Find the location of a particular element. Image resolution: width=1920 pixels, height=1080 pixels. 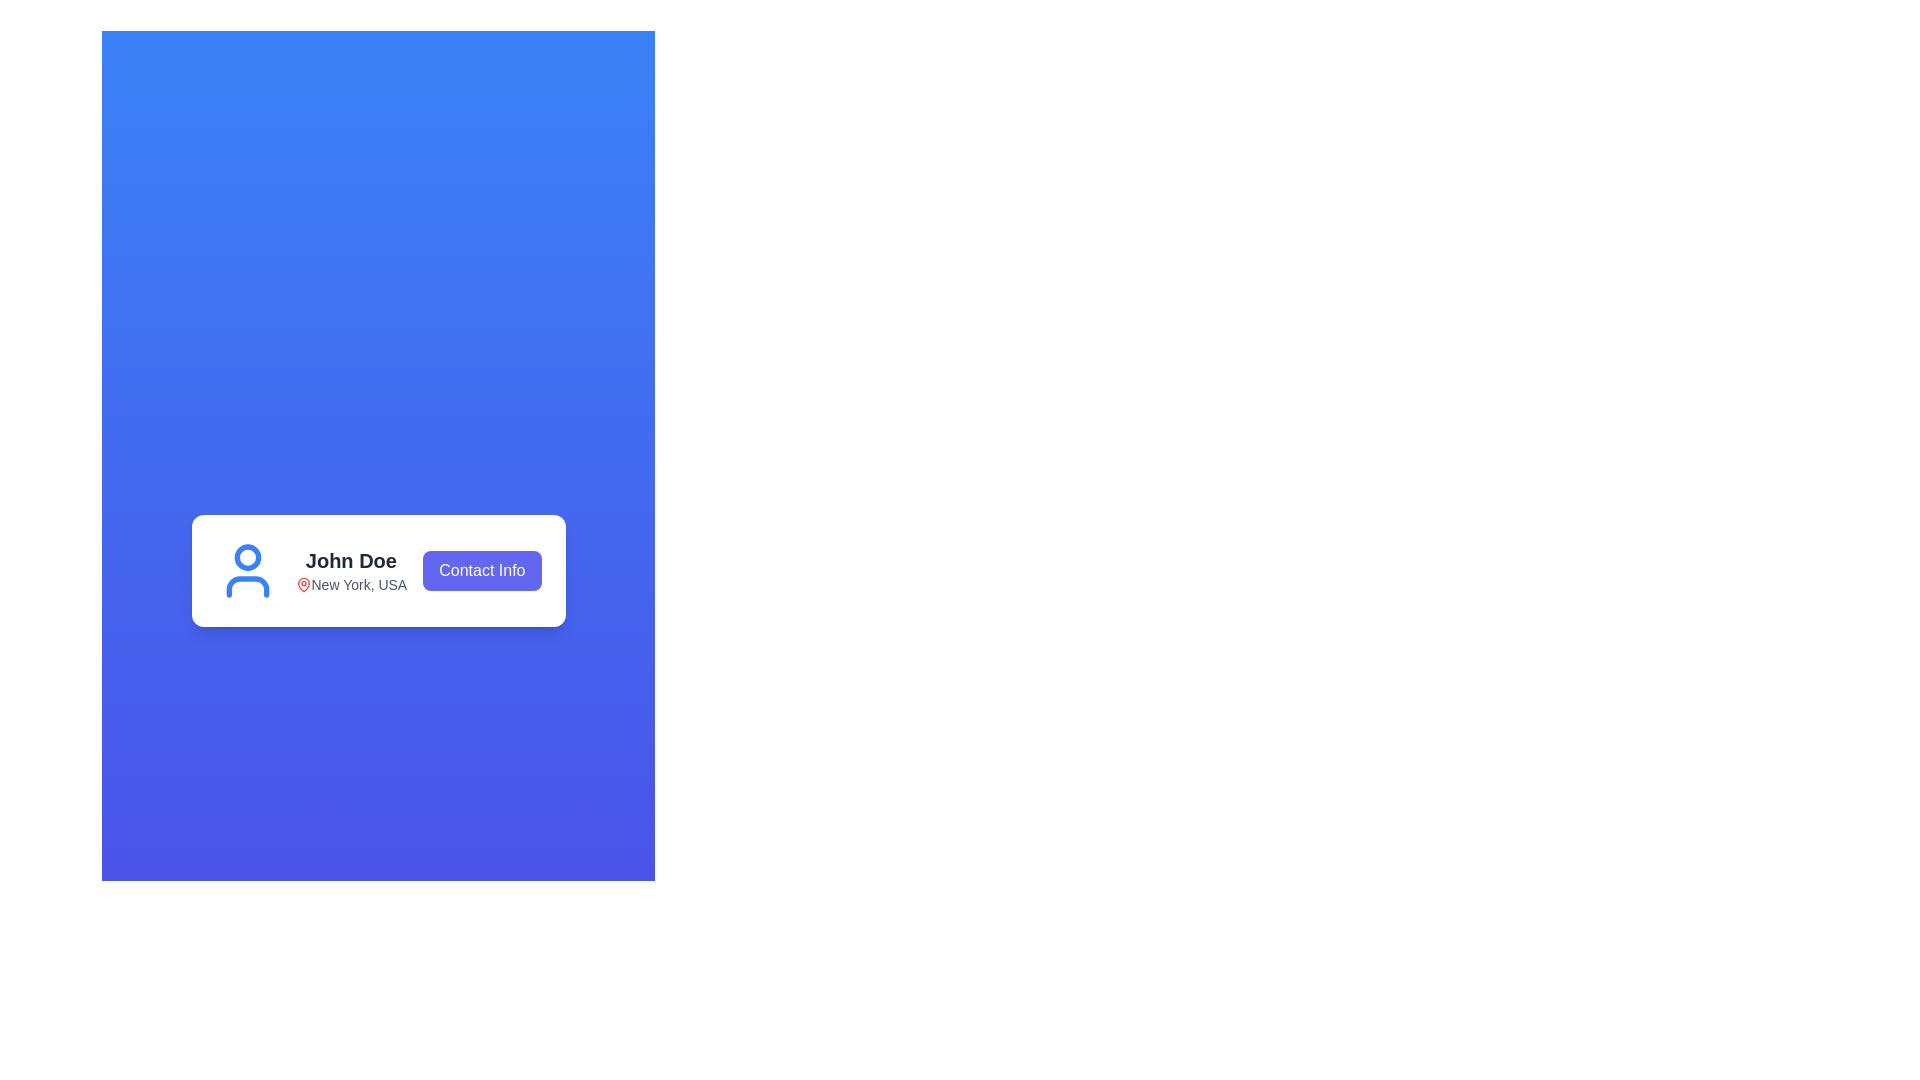

the 'Contact Info' button located to the right of the textual information 'John Doe' and 'New York, USA' to observe hover effects is located at coordinates (482, 570).